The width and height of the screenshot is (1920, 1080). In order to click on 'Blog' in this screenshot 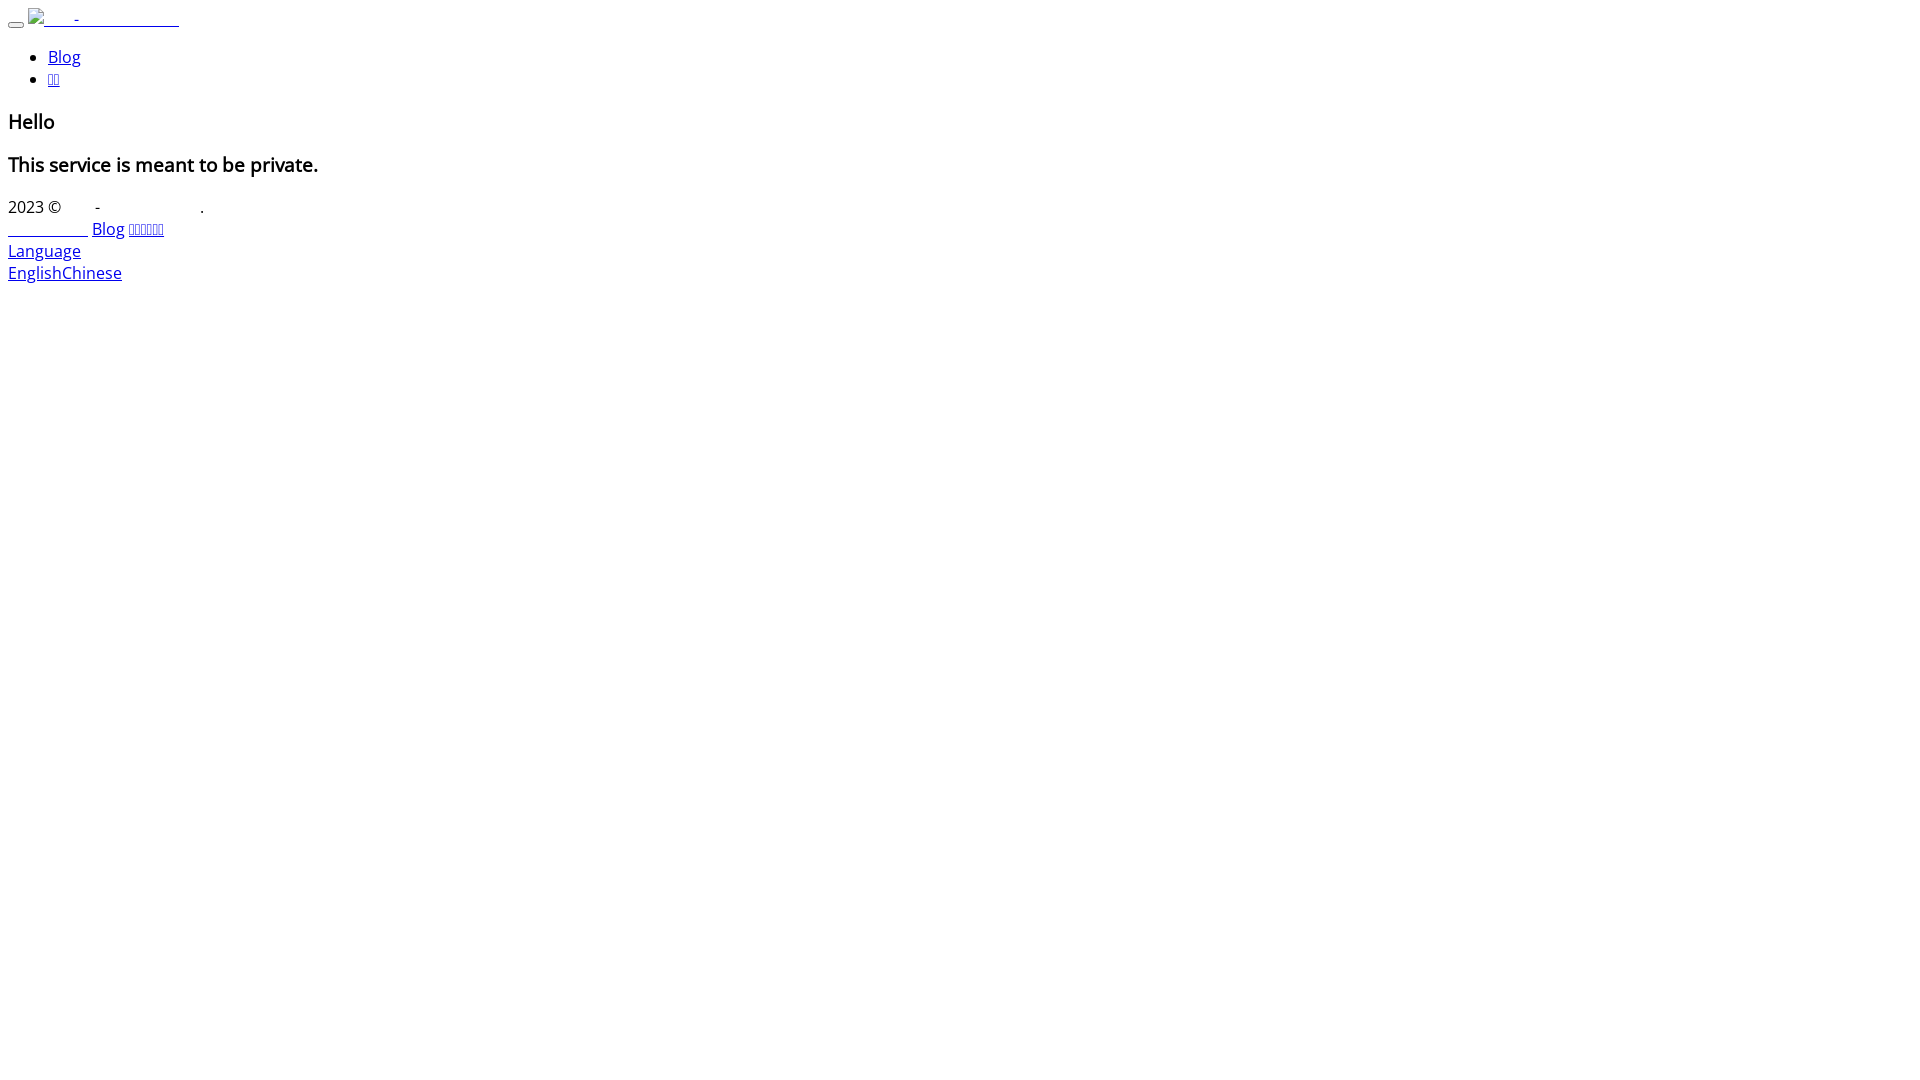, I will do `click(90, 227)`.